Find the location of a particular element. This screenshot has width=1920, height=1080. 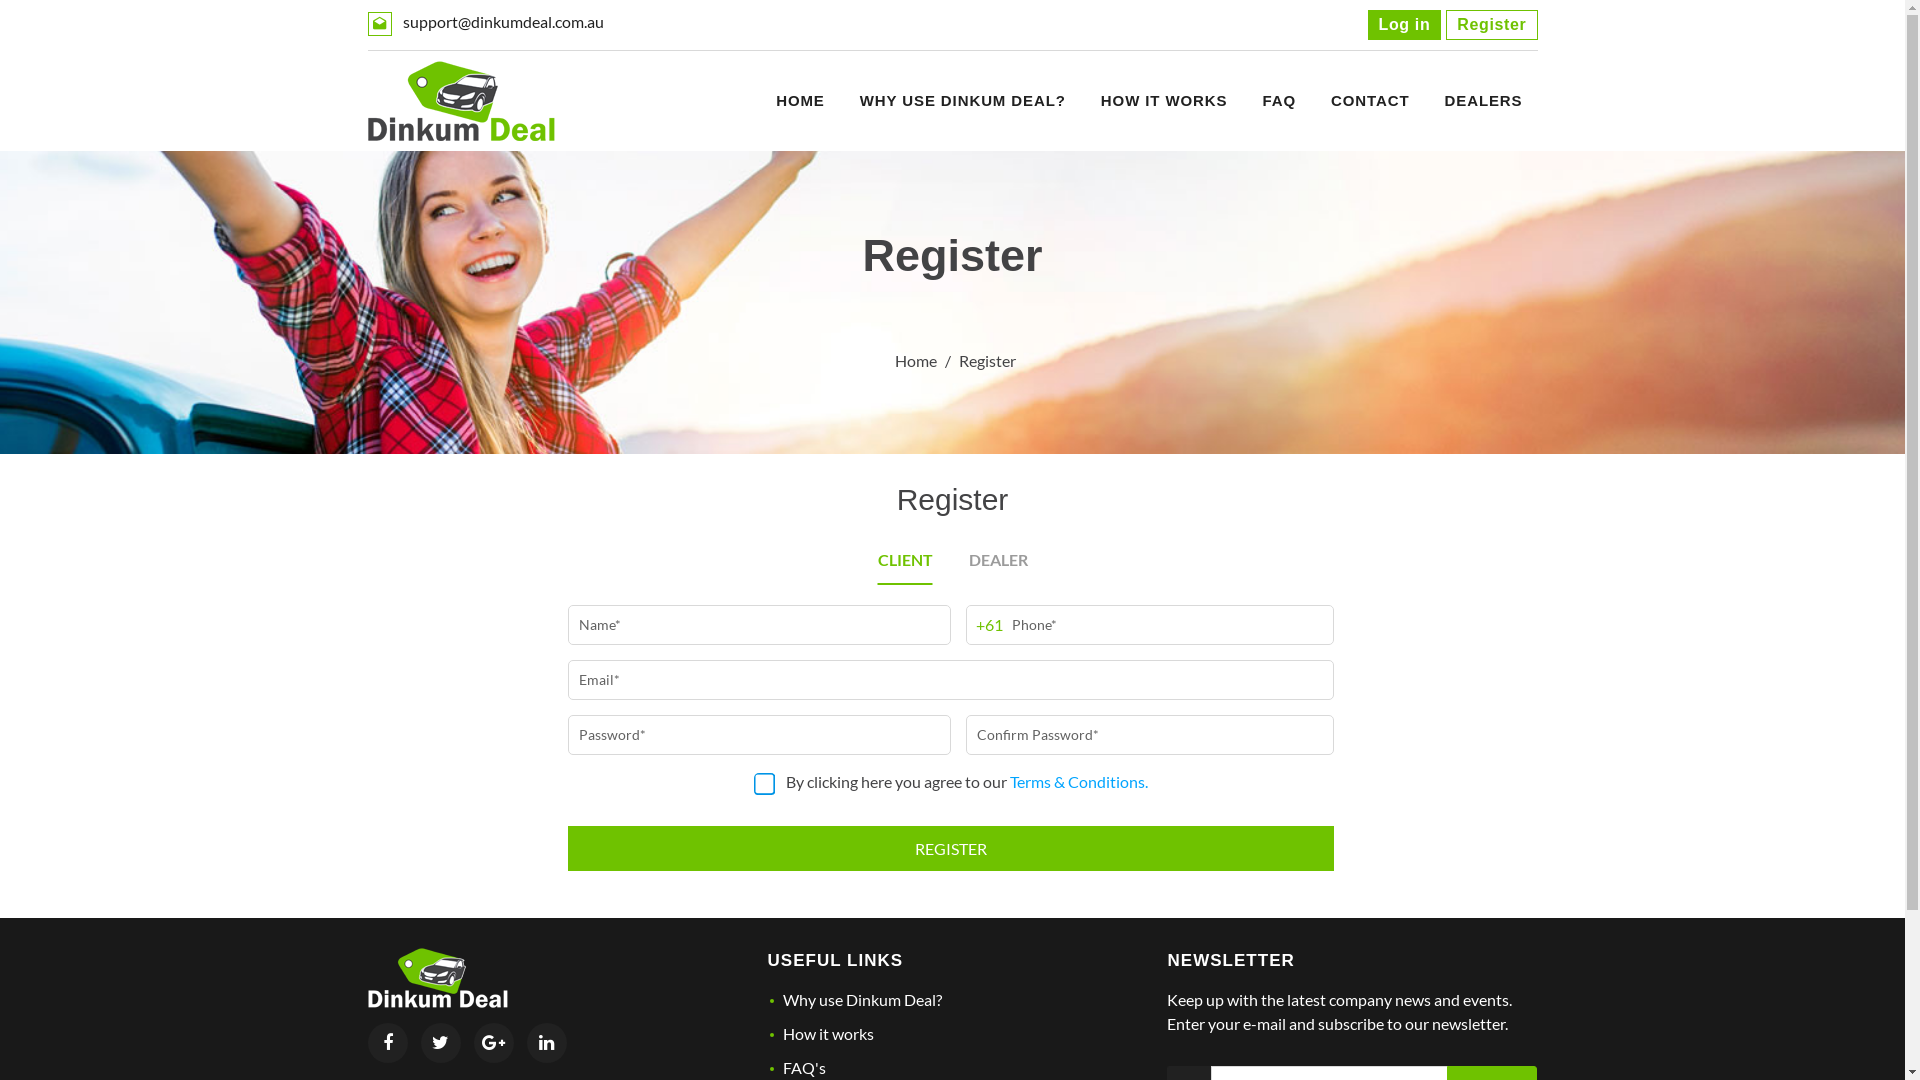

'CONTACT' is located at coordinates (1315, 100).